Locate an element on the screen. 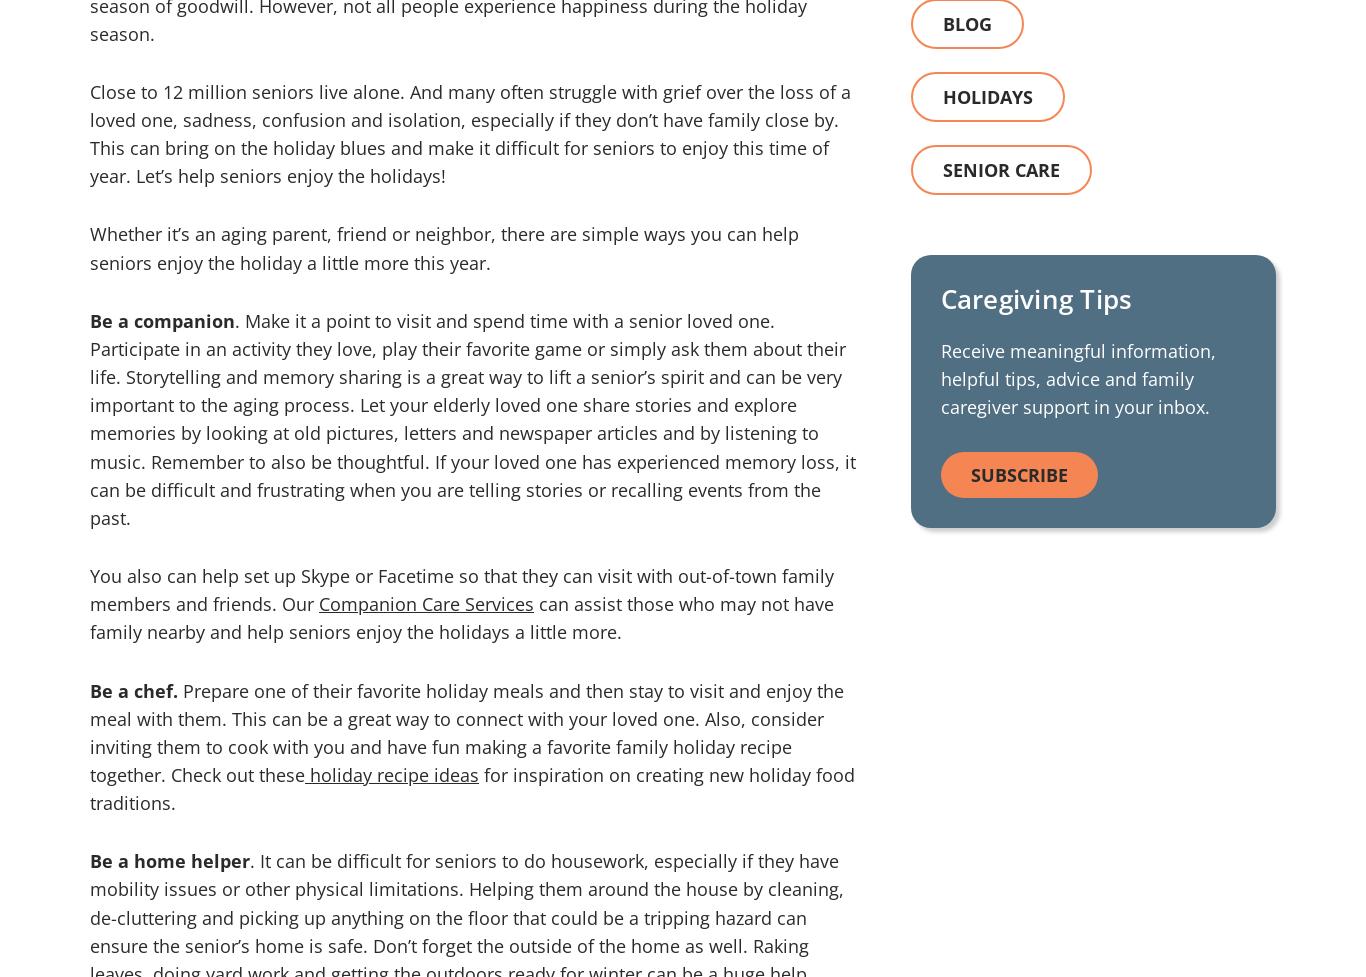  'Specialty Care' is located at coordinates (142, 372).